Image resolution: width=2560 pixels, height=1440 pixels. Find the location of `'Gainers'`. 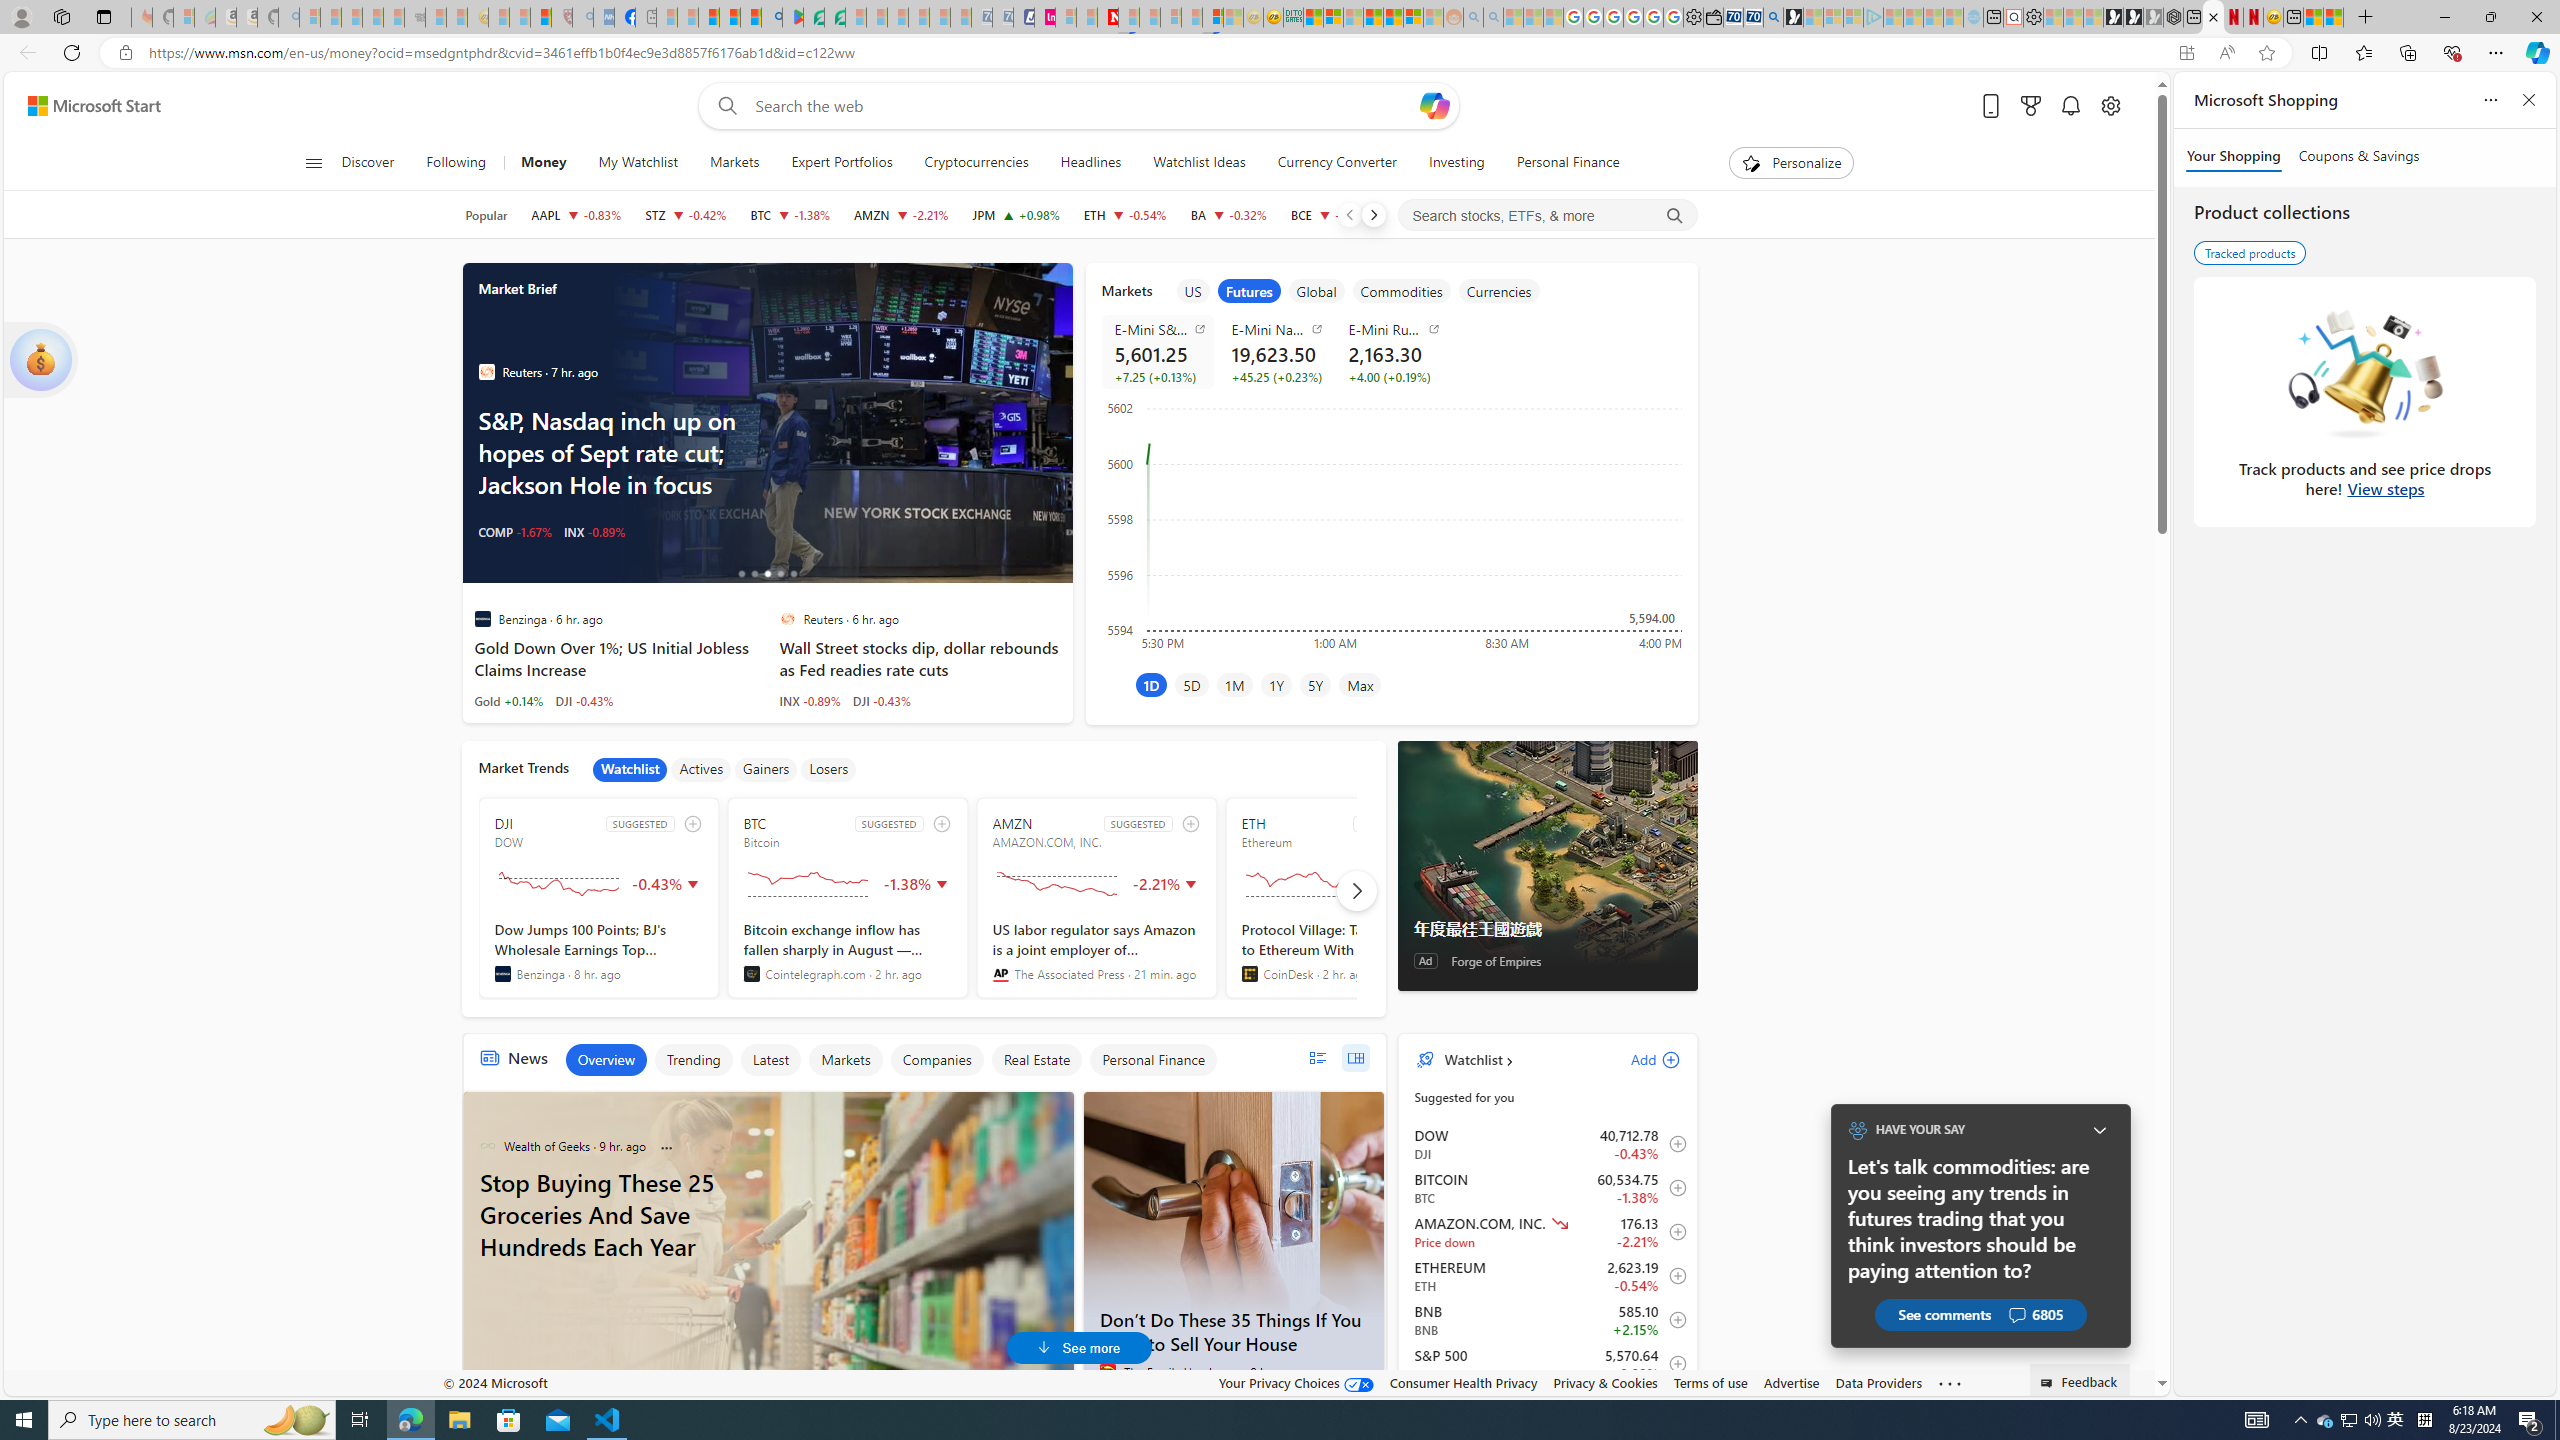

'Gainers' is located at coordinates (766, 769).